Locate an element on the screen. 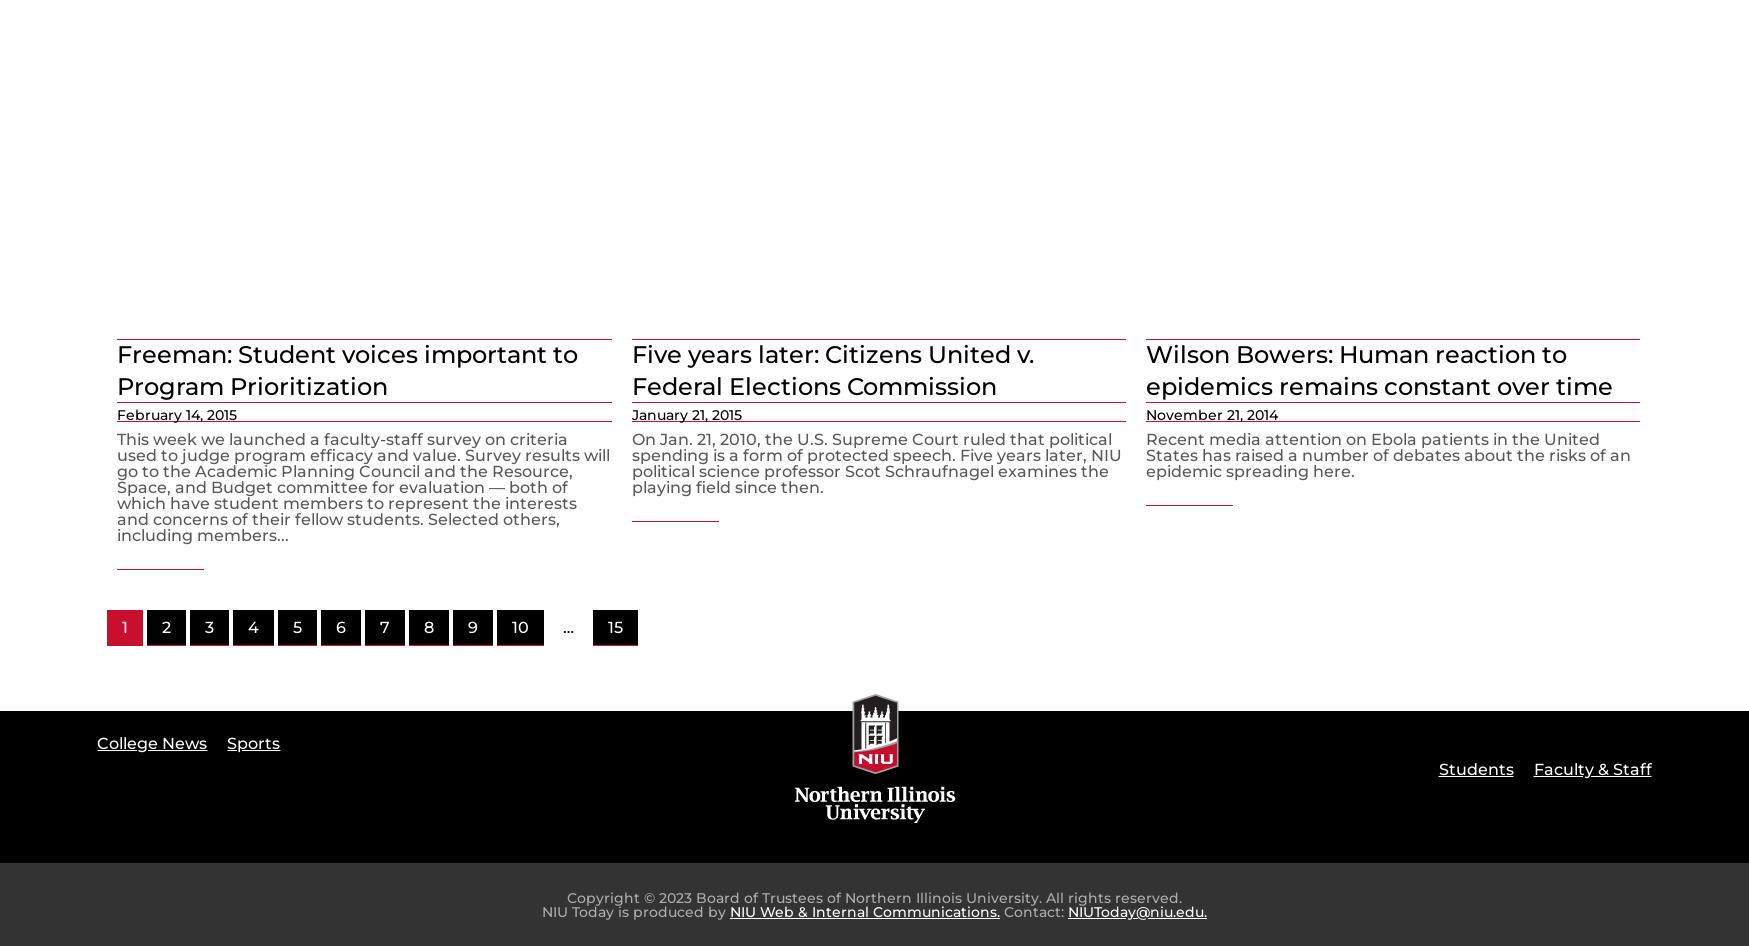  'Students' is located at coordinates (1475, 768).